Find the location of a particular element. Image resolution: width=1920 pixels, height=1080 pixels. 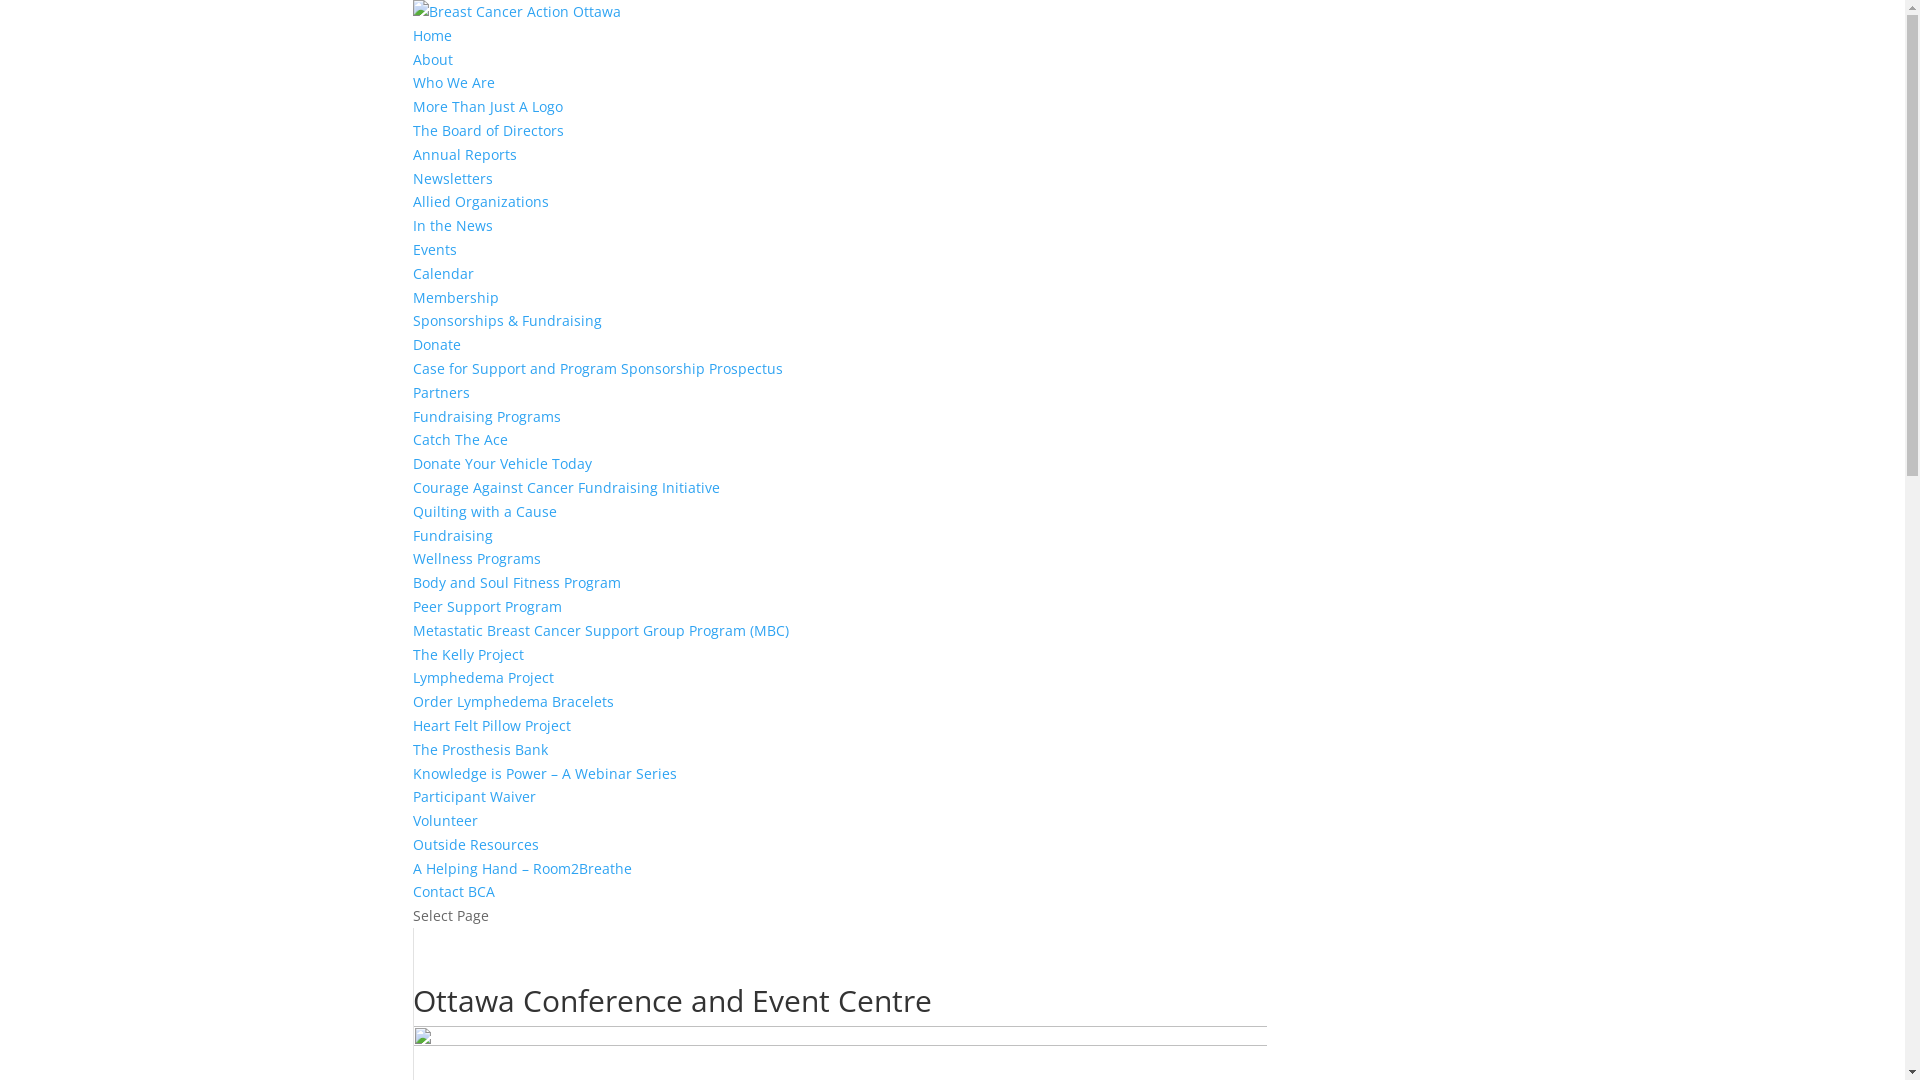

'Metastatic Breast Cancer Support Group Program (MBC)' is located at coordinates (599, 630).